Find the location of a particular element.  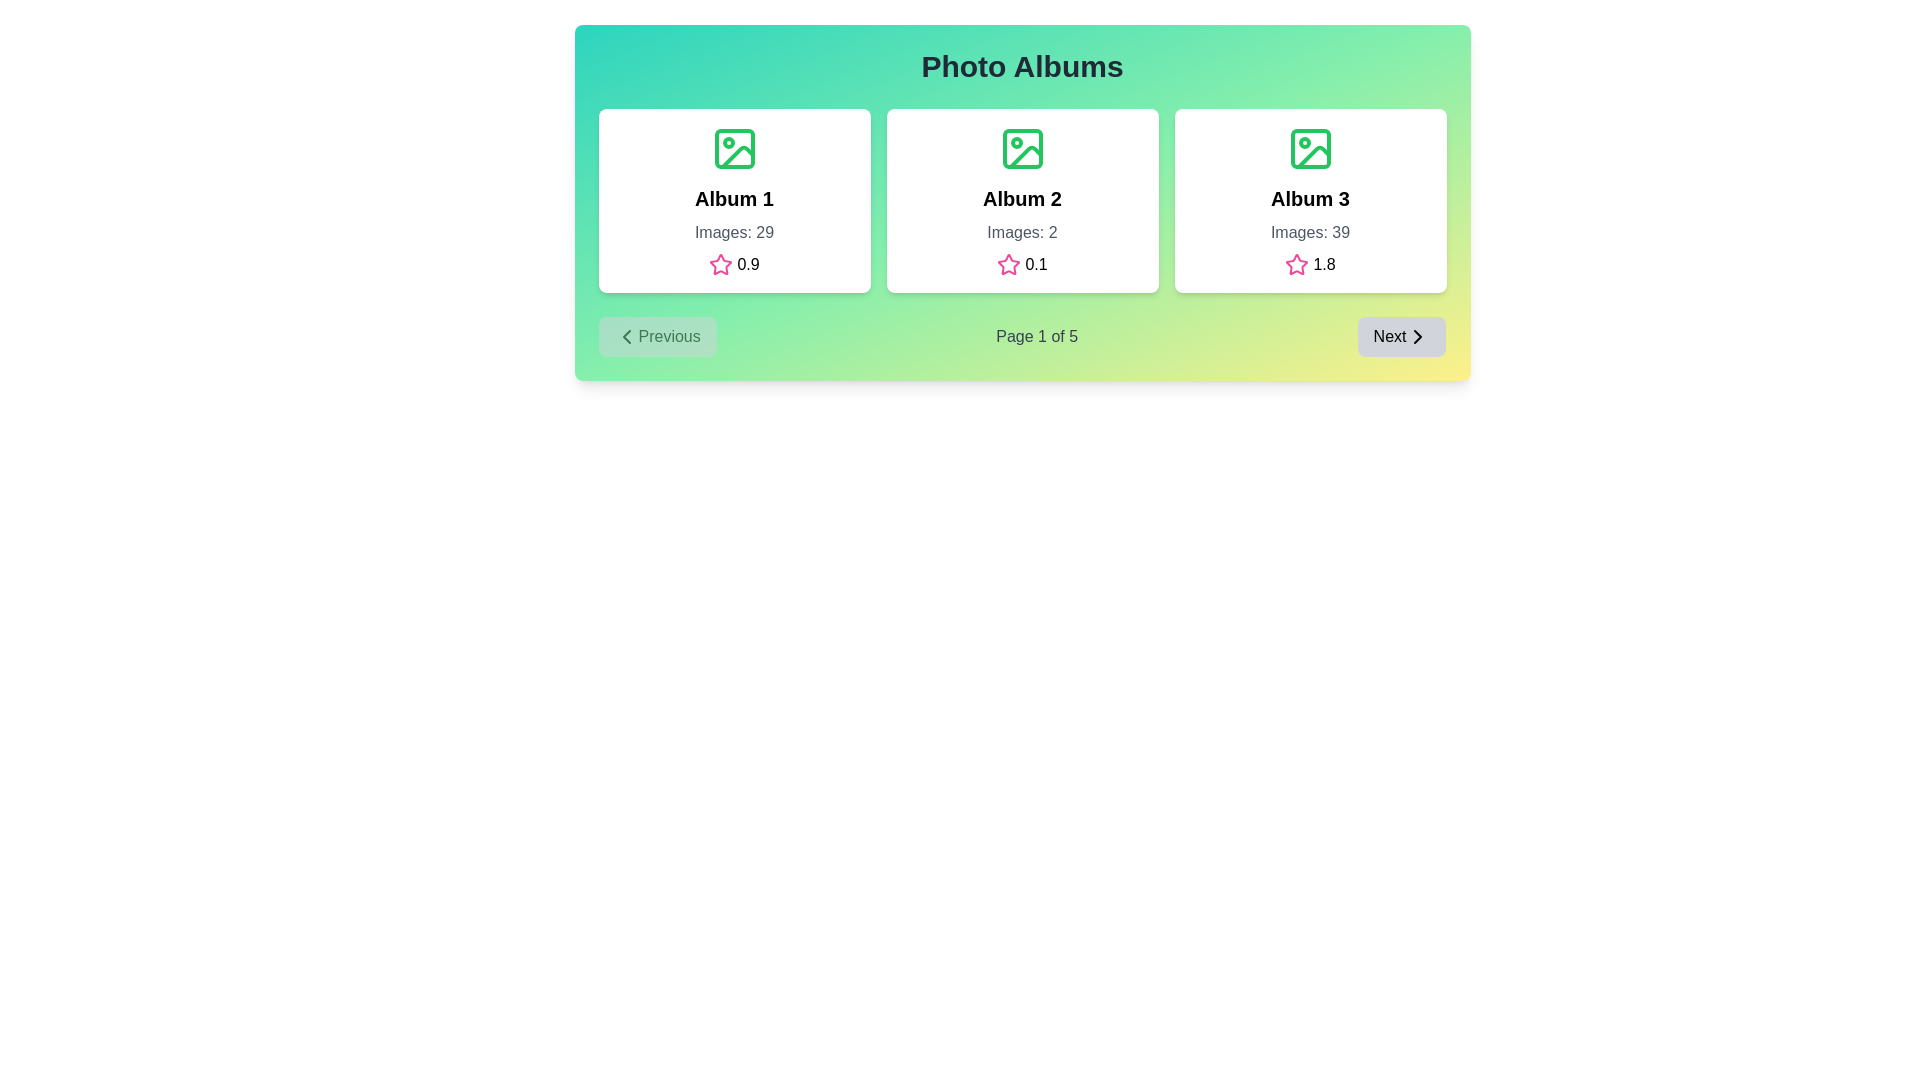

the image icon with a green outline located at the top center of the 'Album 1' display card is located at coordinates (733, 148).